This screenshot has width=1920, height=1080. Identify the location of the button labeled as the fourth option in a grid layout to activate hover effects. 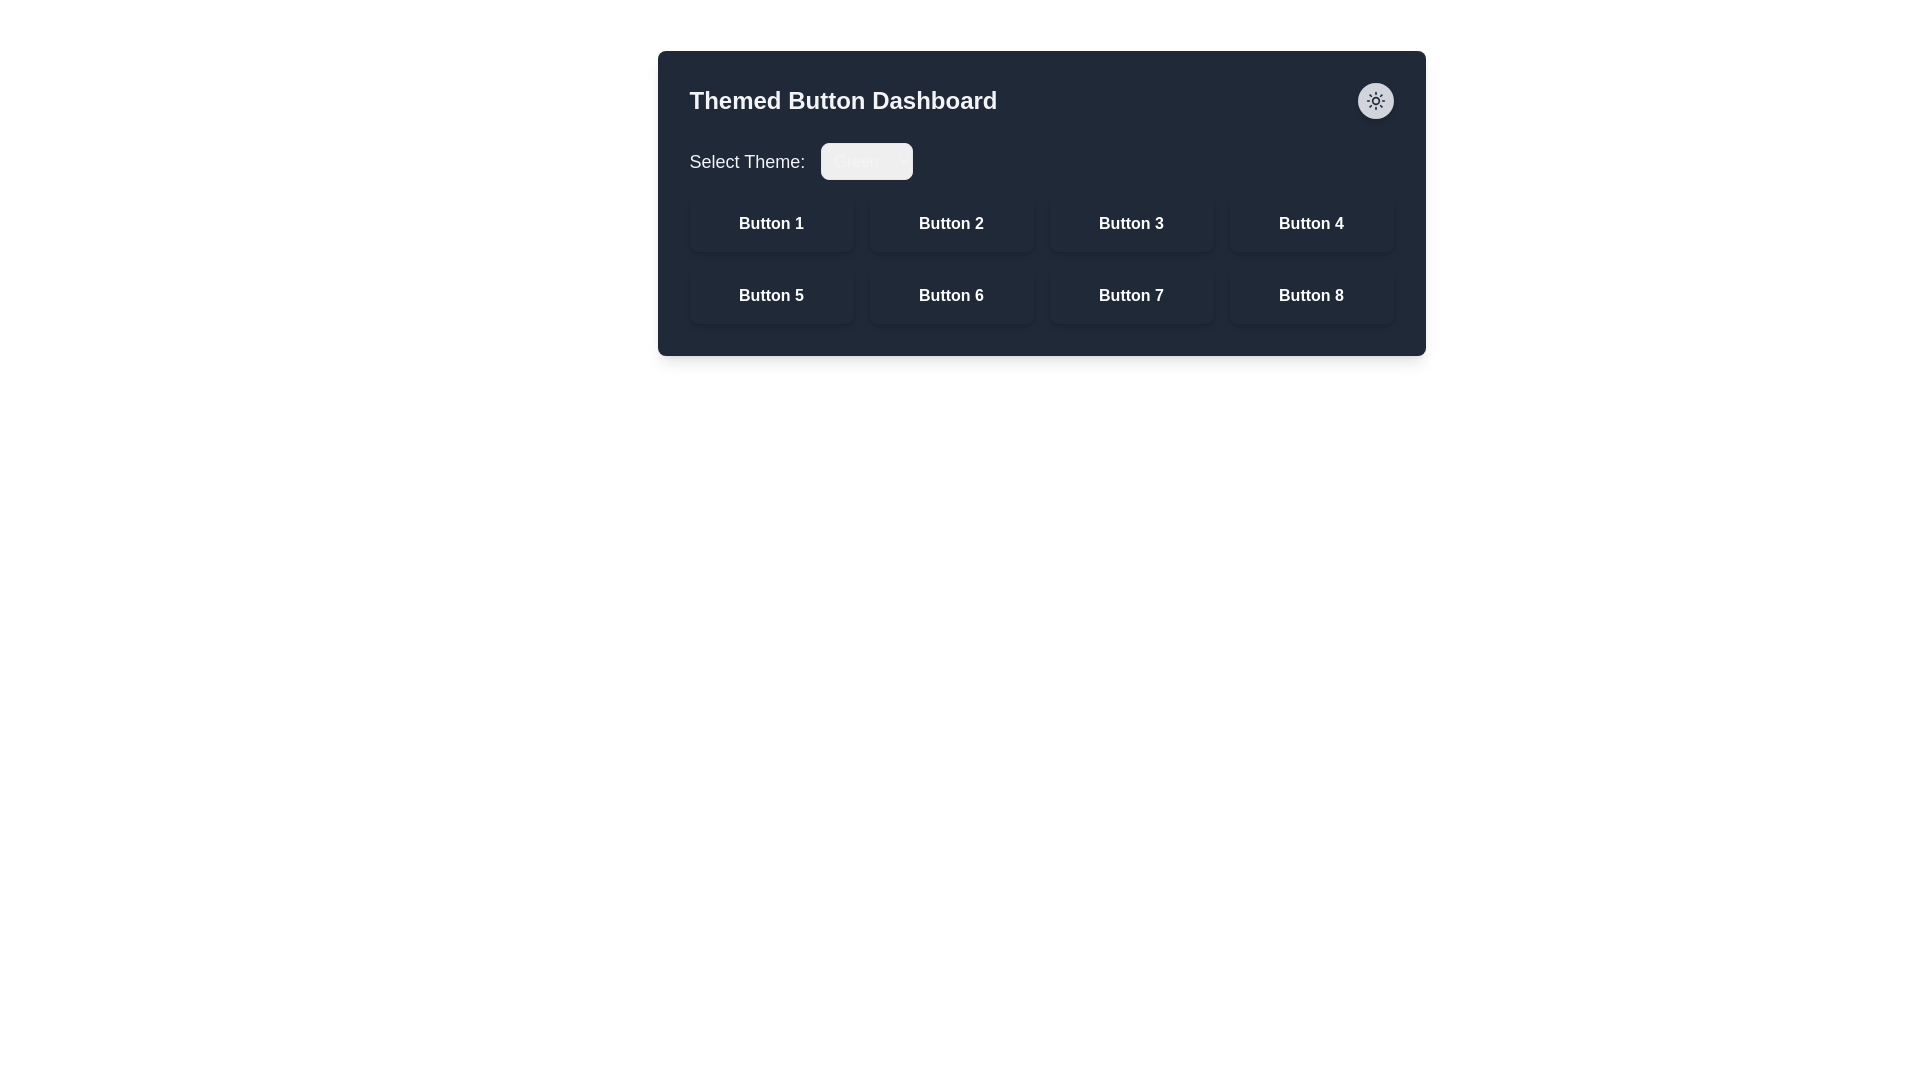
(1311, 223).